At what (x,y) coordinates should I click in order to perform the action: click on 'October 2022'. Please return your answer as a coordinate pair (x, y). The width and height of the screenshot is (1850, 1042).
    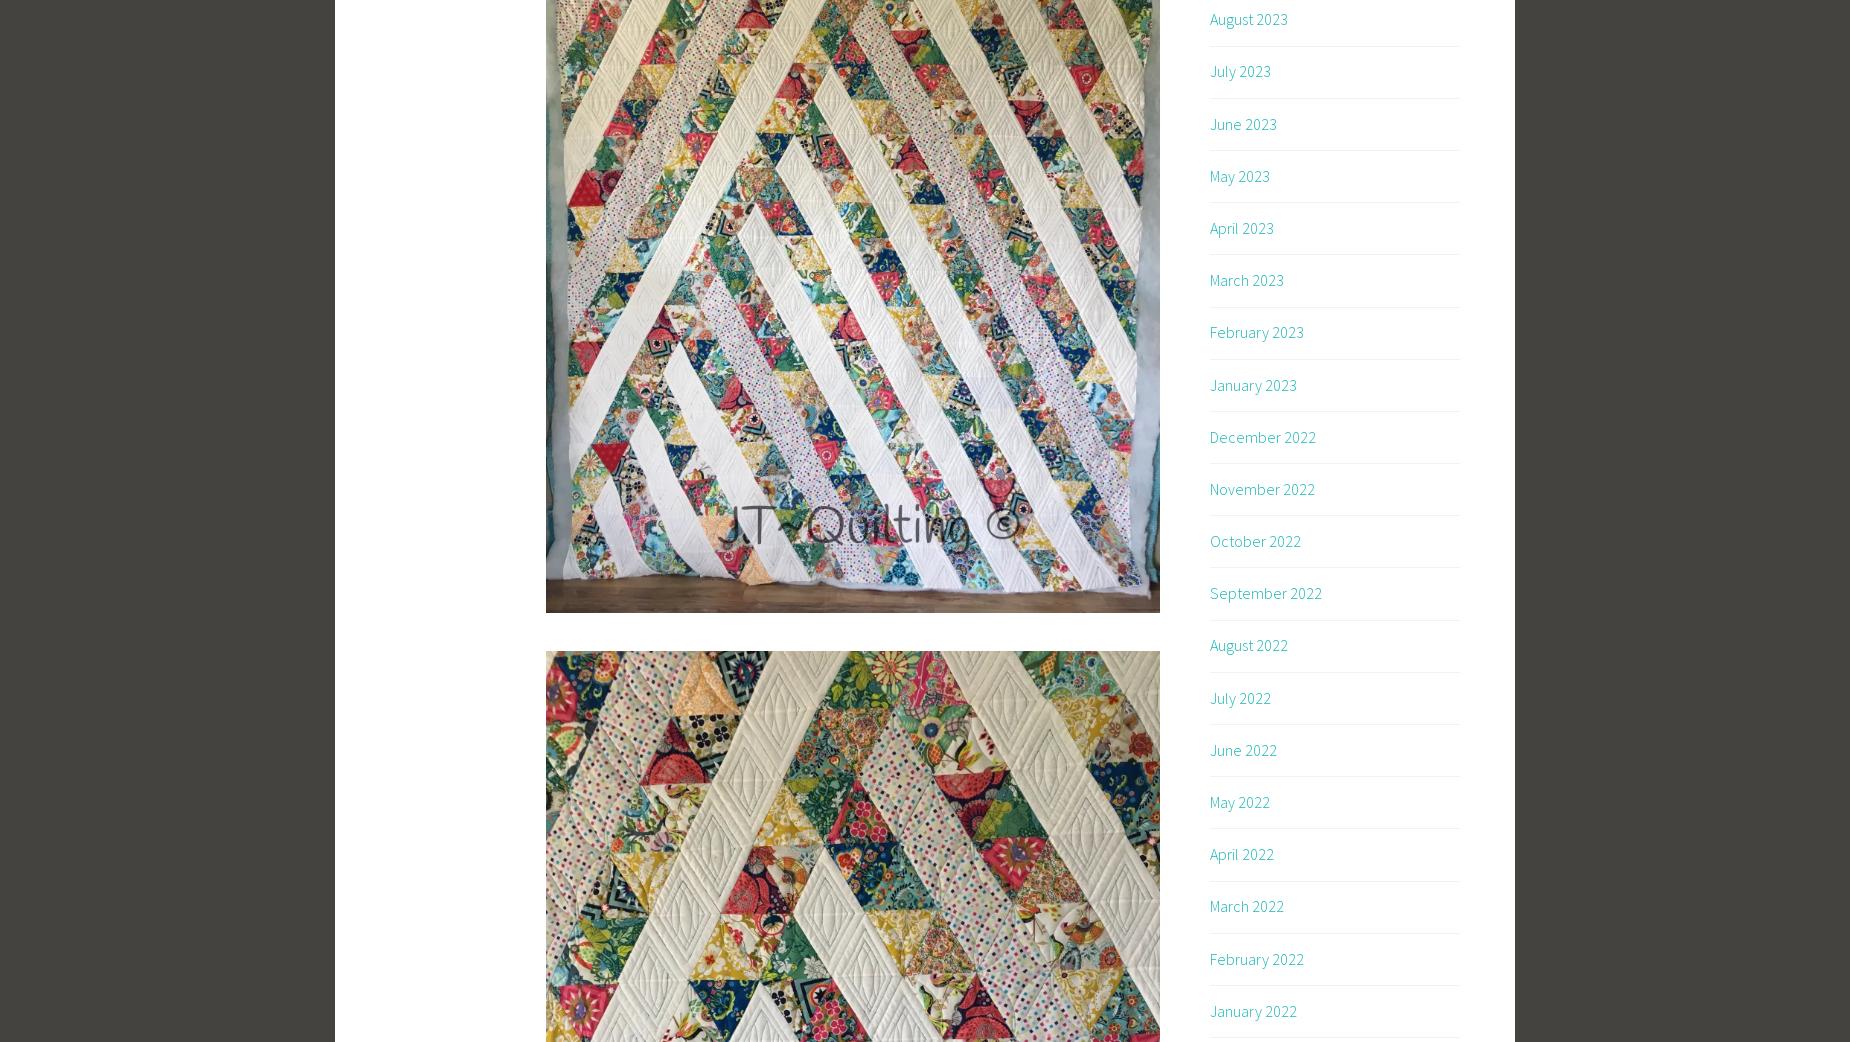
    Looking at the image, I should click on (1254, 540).